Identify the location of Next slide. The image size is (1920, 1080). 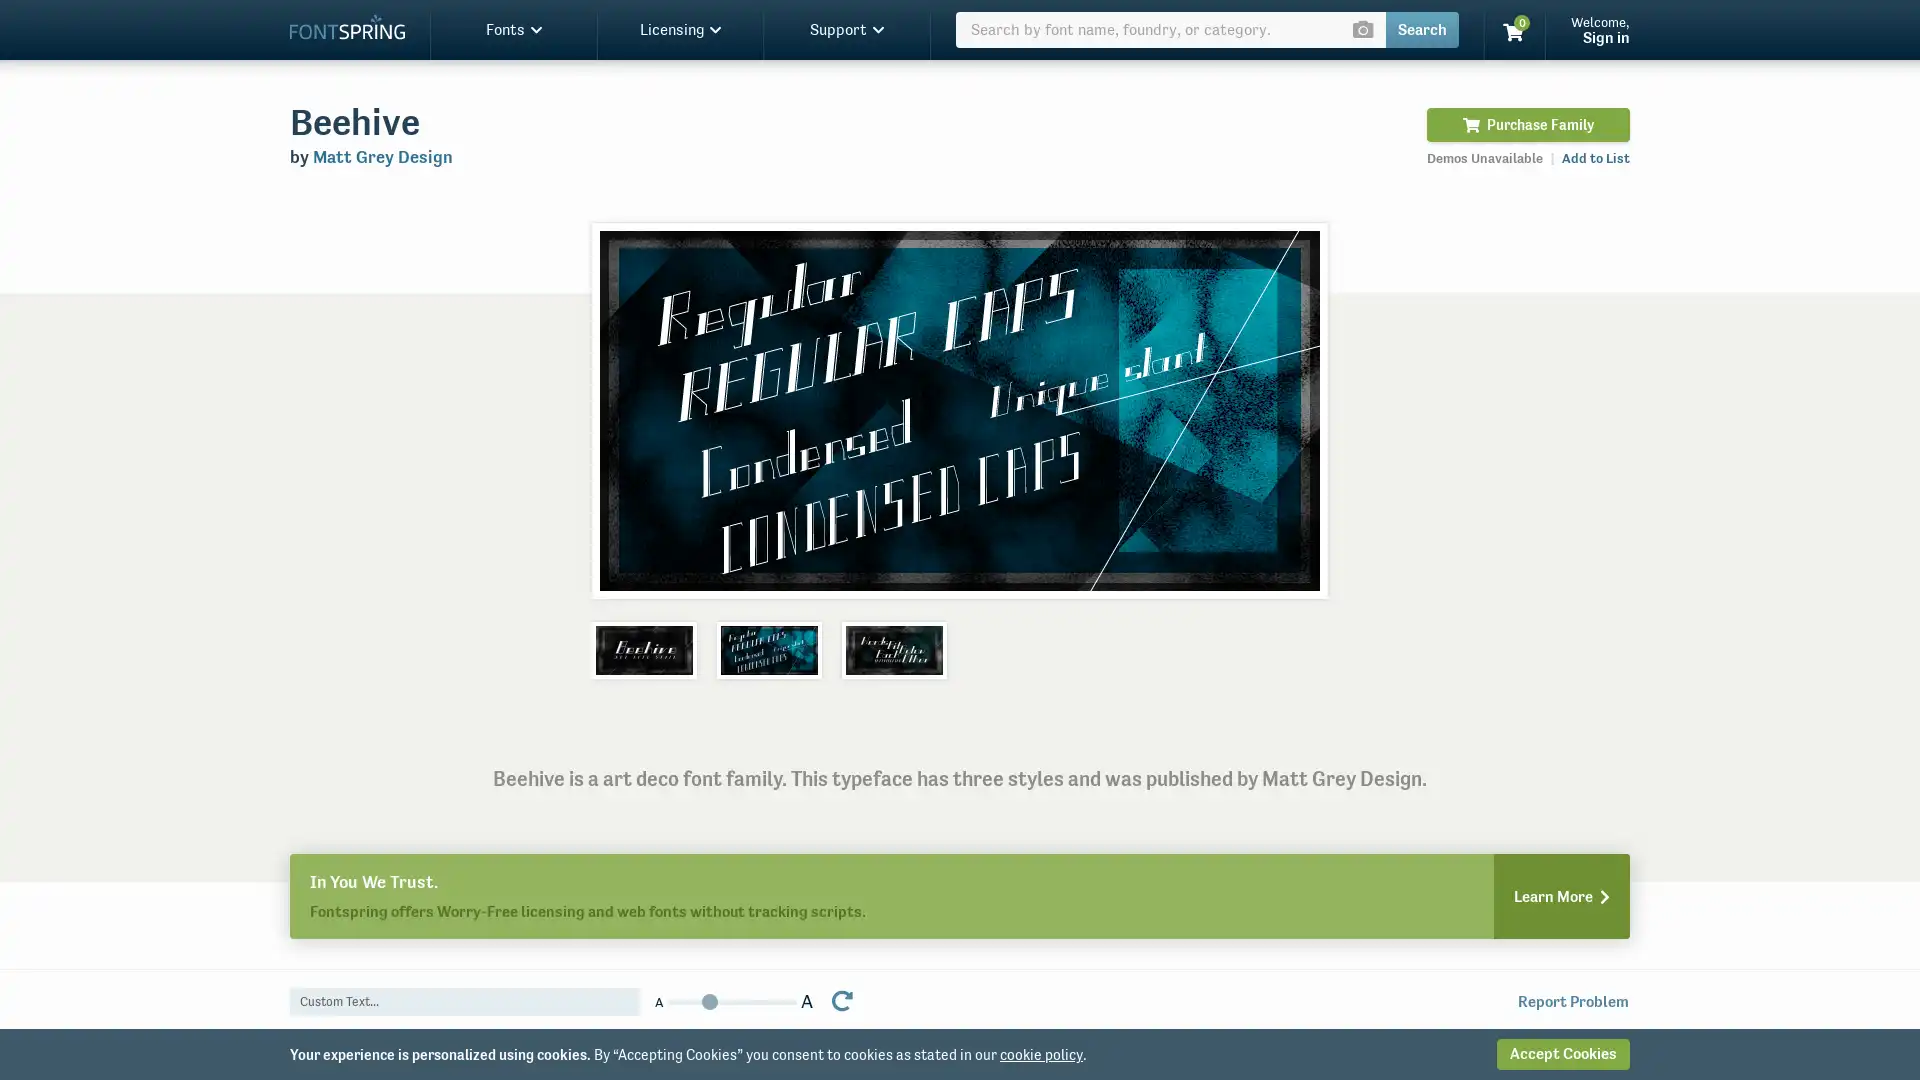
(1290, 410).